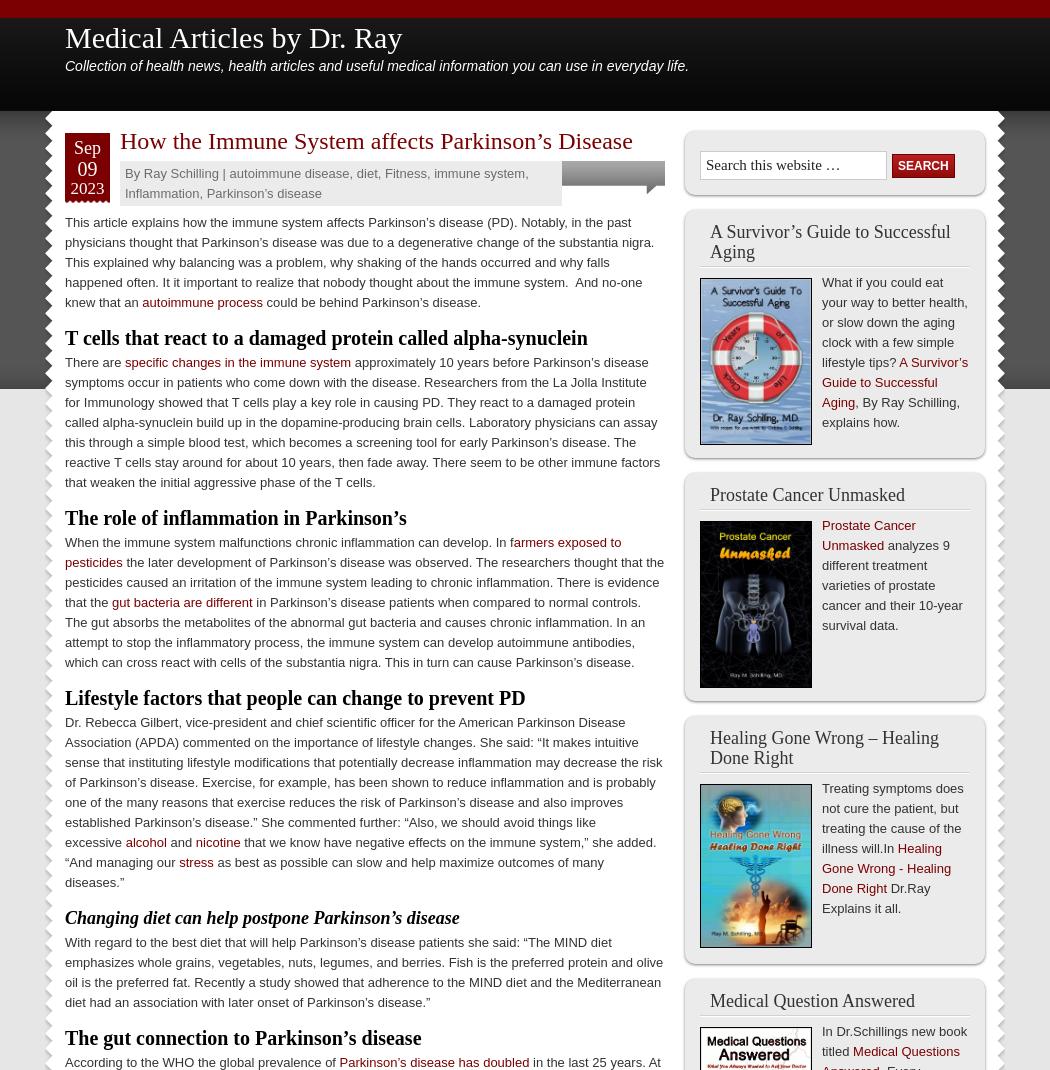  What do you see at coordinates (294, 697) in the screenshot?
I see `'Lifestyle factors that people can change to prevent PD'` at bounding box center [294, 697].